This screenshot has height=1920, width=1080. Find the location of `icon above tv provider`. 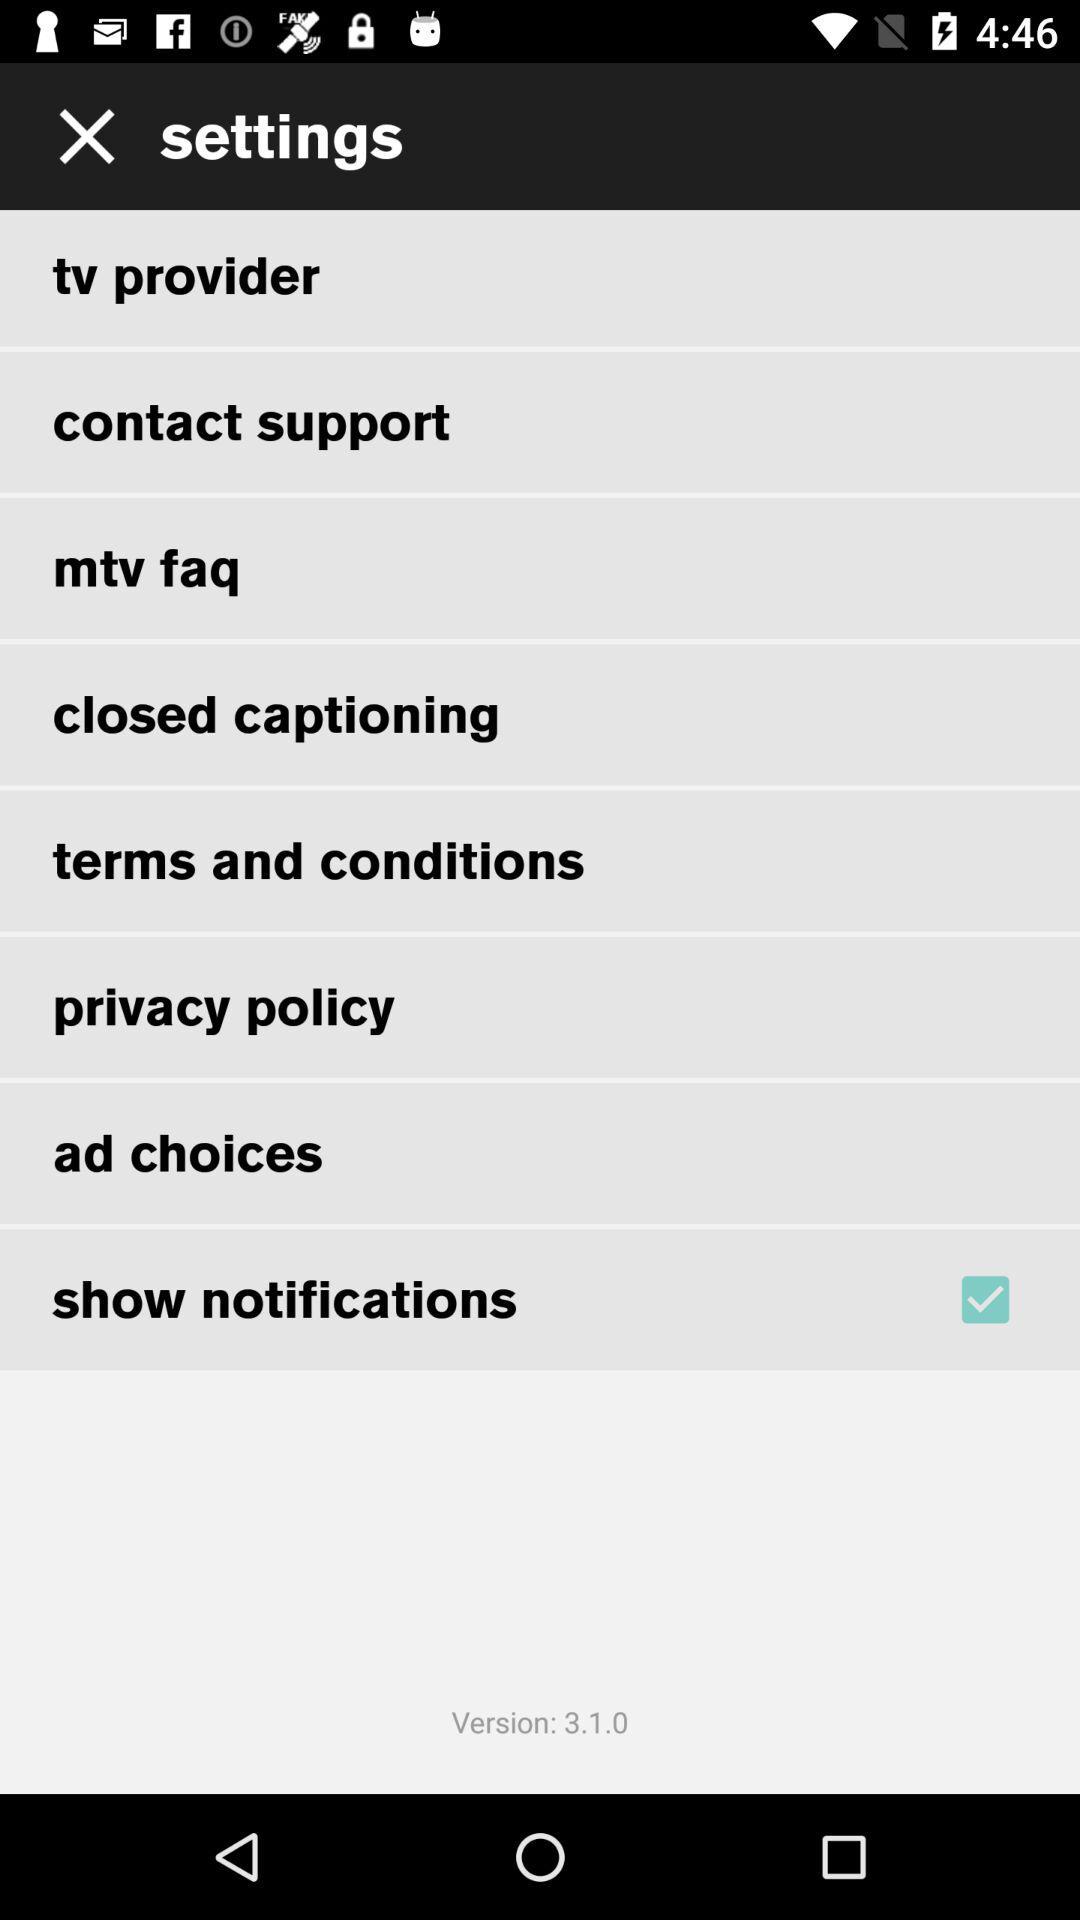

icon above tv provider is located at coordinates (79, 135).